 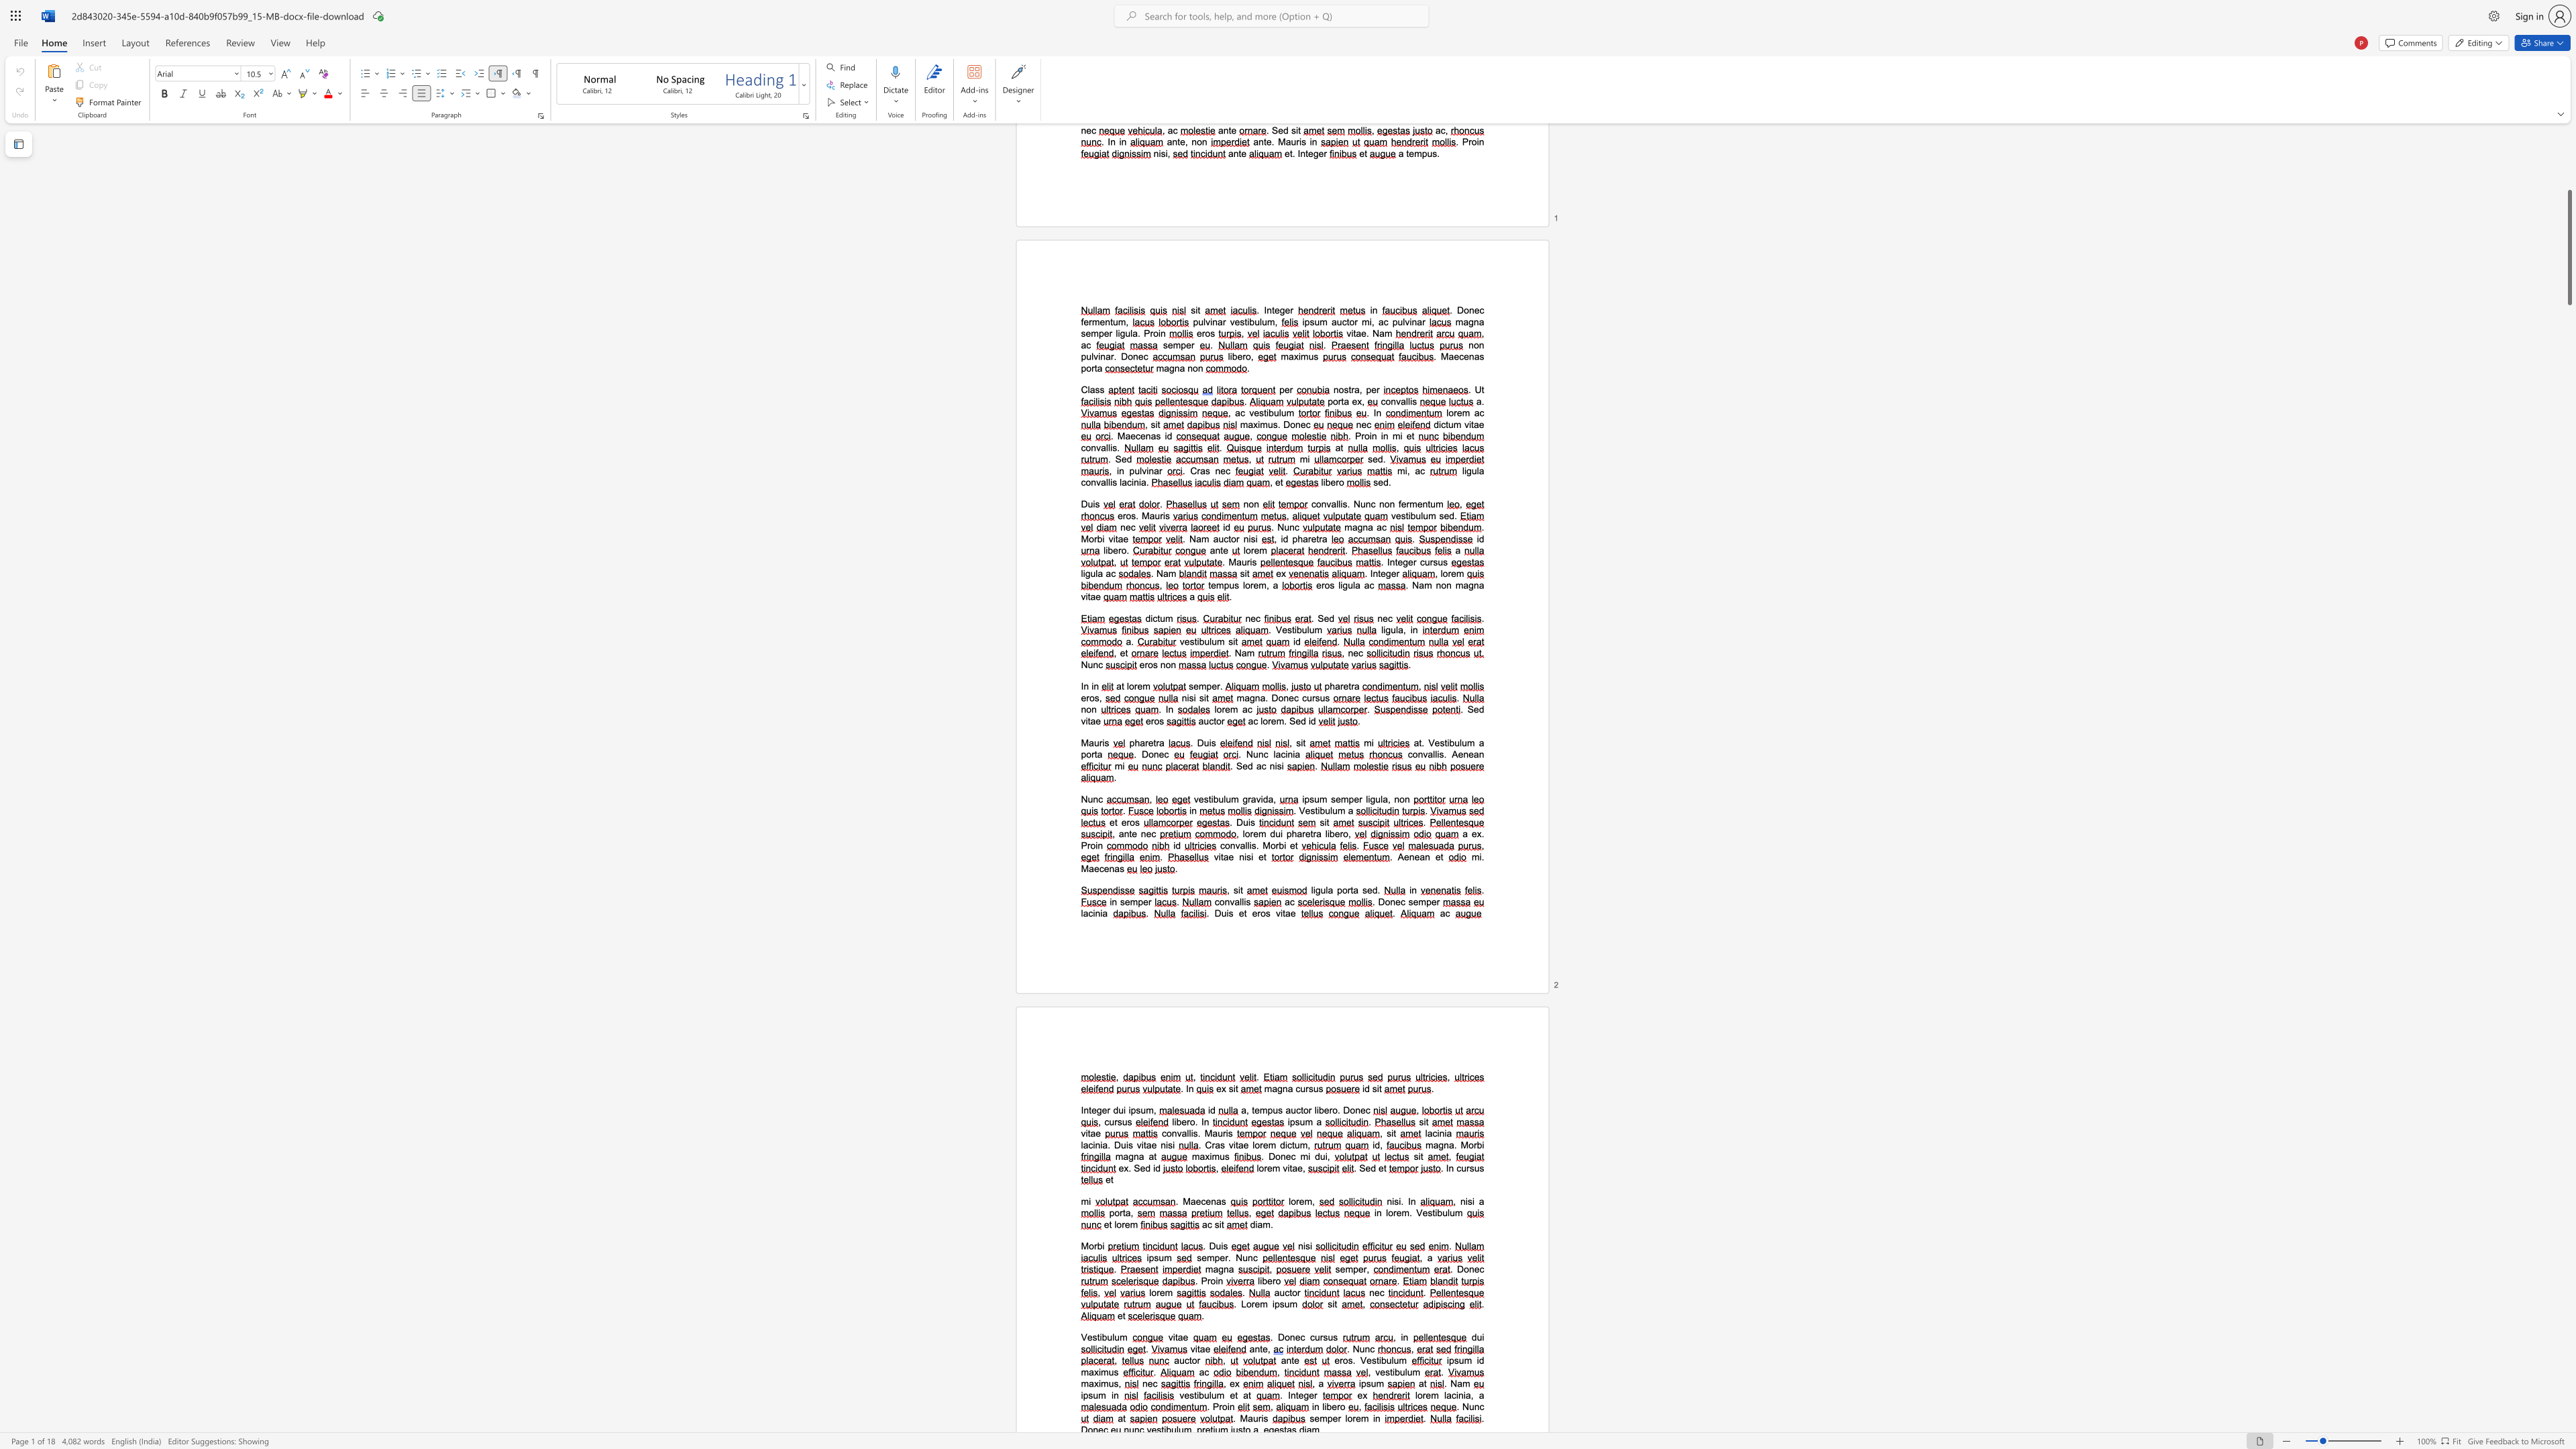 What do you see at coordinates (1175, 1121) in the screenshot?
I see `the 1th character "i" in the text` at bounding box center [1175, 1121].